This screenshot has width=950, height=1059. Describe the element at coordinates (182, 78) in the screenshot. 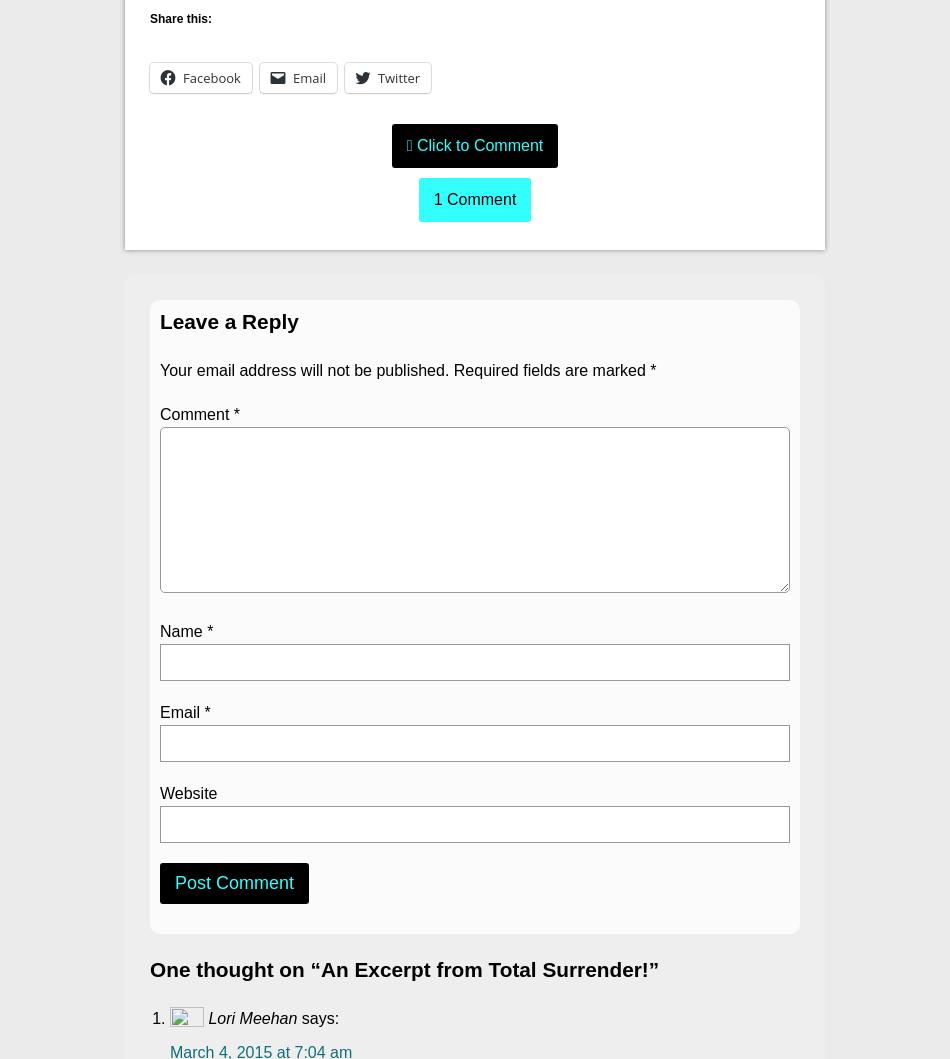

I see `'Facebook'` at that location.